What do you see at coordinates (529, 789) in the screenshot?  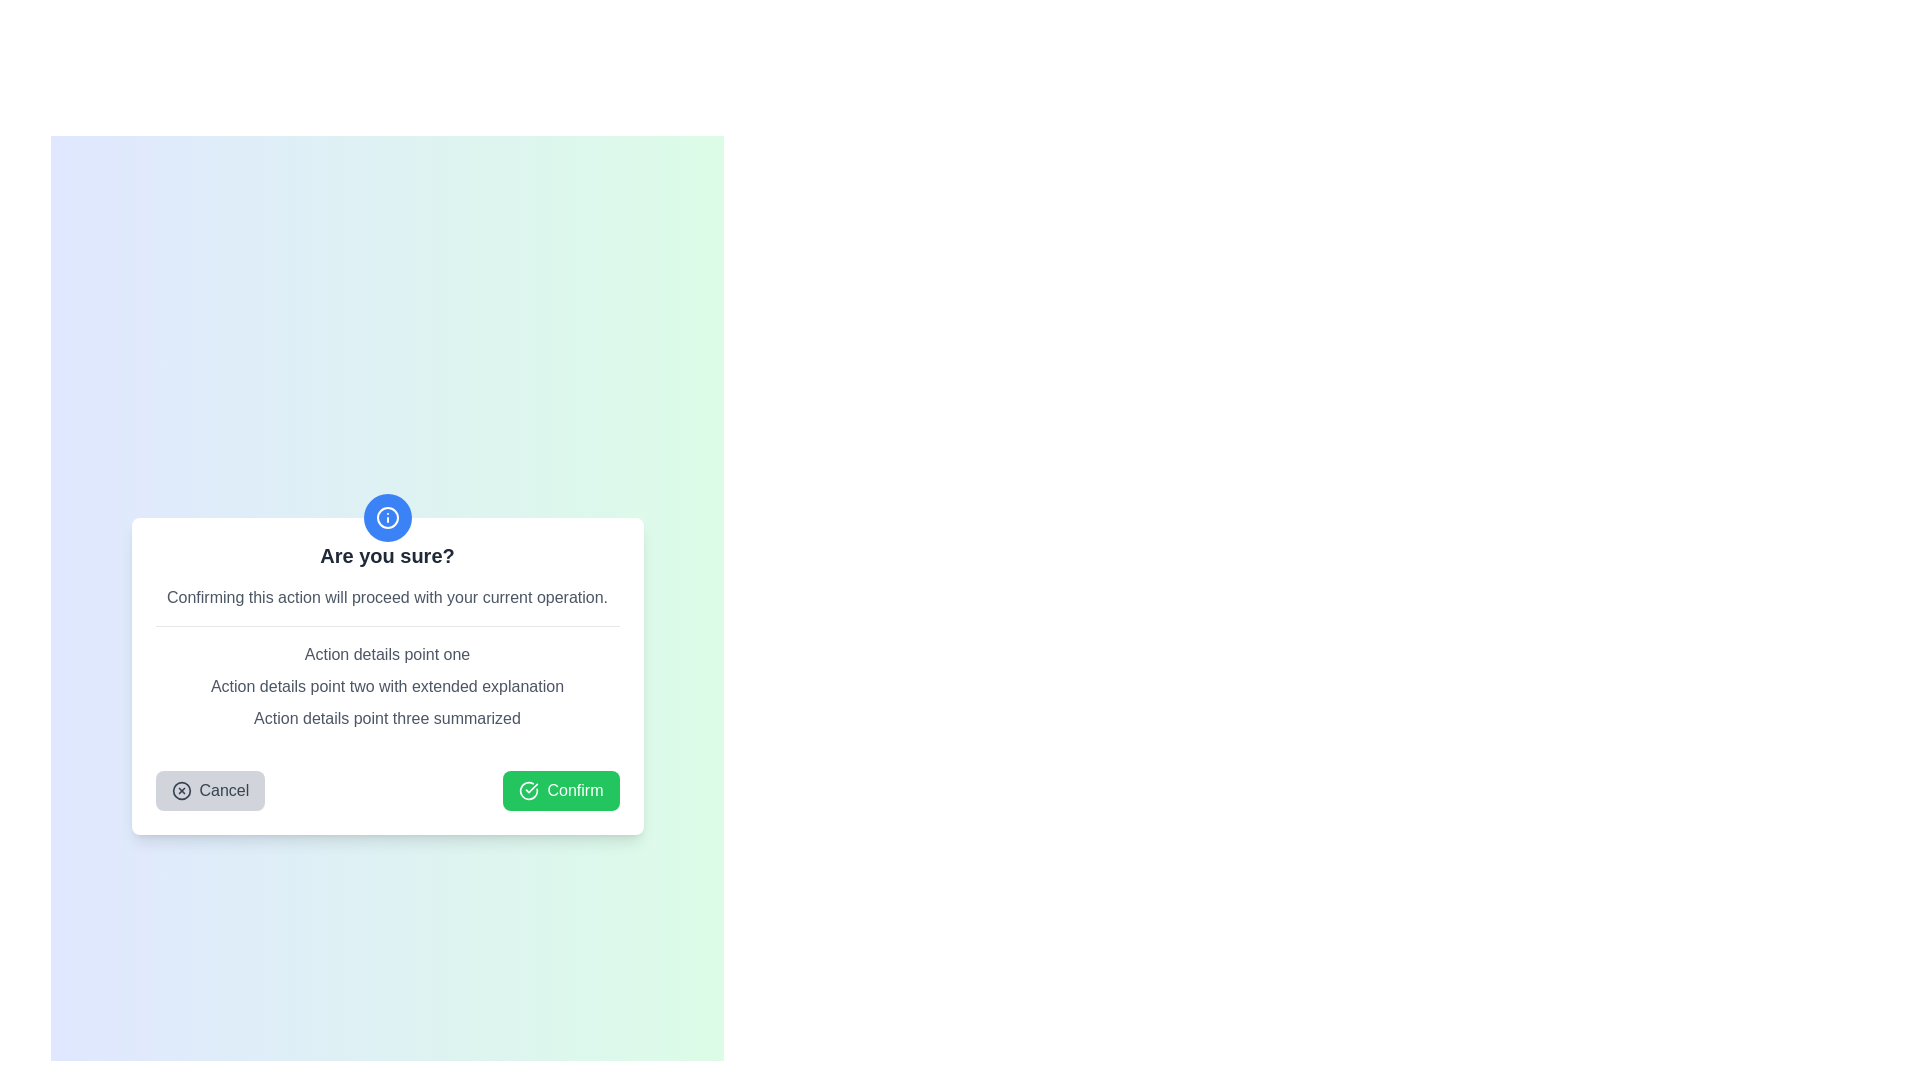 I see `the approval icon located to the left of the 'Confirm' text on the green confirmation button at the bottom-right of the modal dialog, if it is interactive` at bounding box center [529, 789].